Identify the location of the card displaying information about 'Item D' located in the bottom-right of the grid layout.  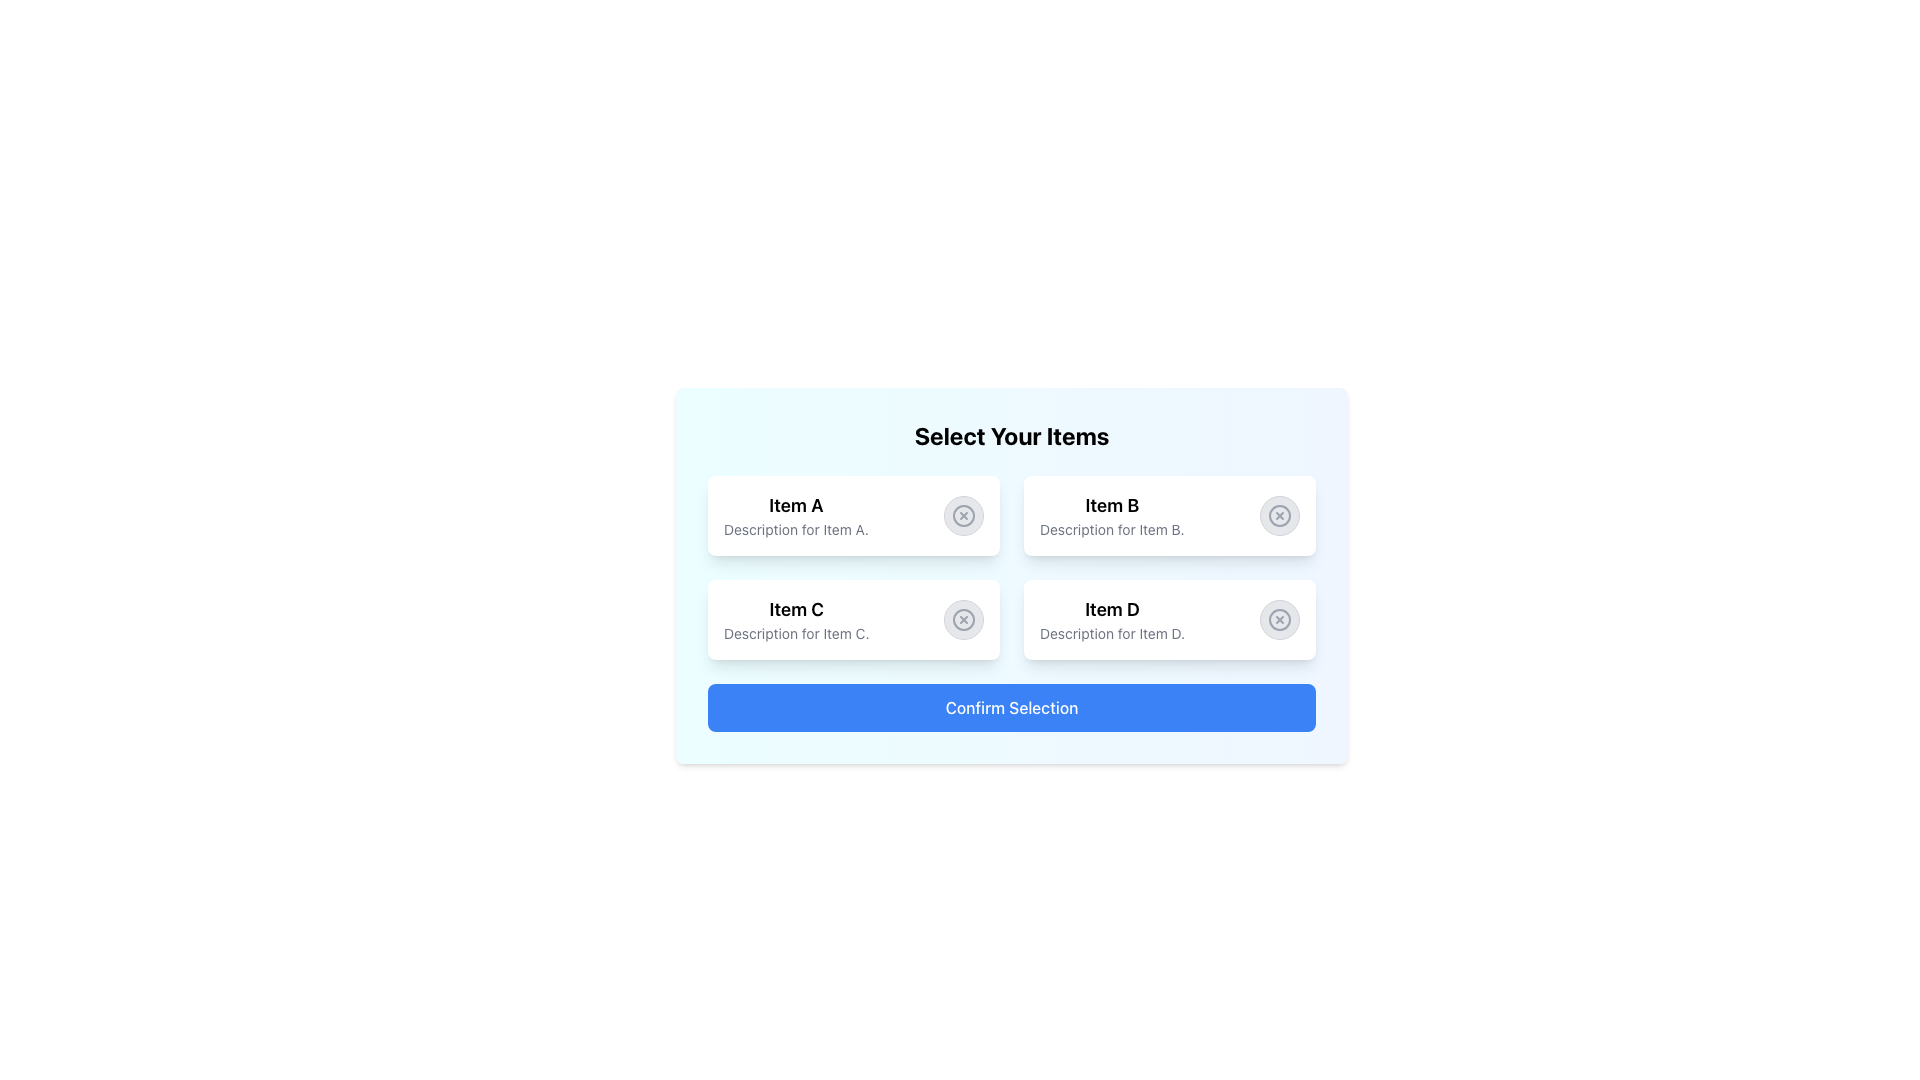
(1170, 619).